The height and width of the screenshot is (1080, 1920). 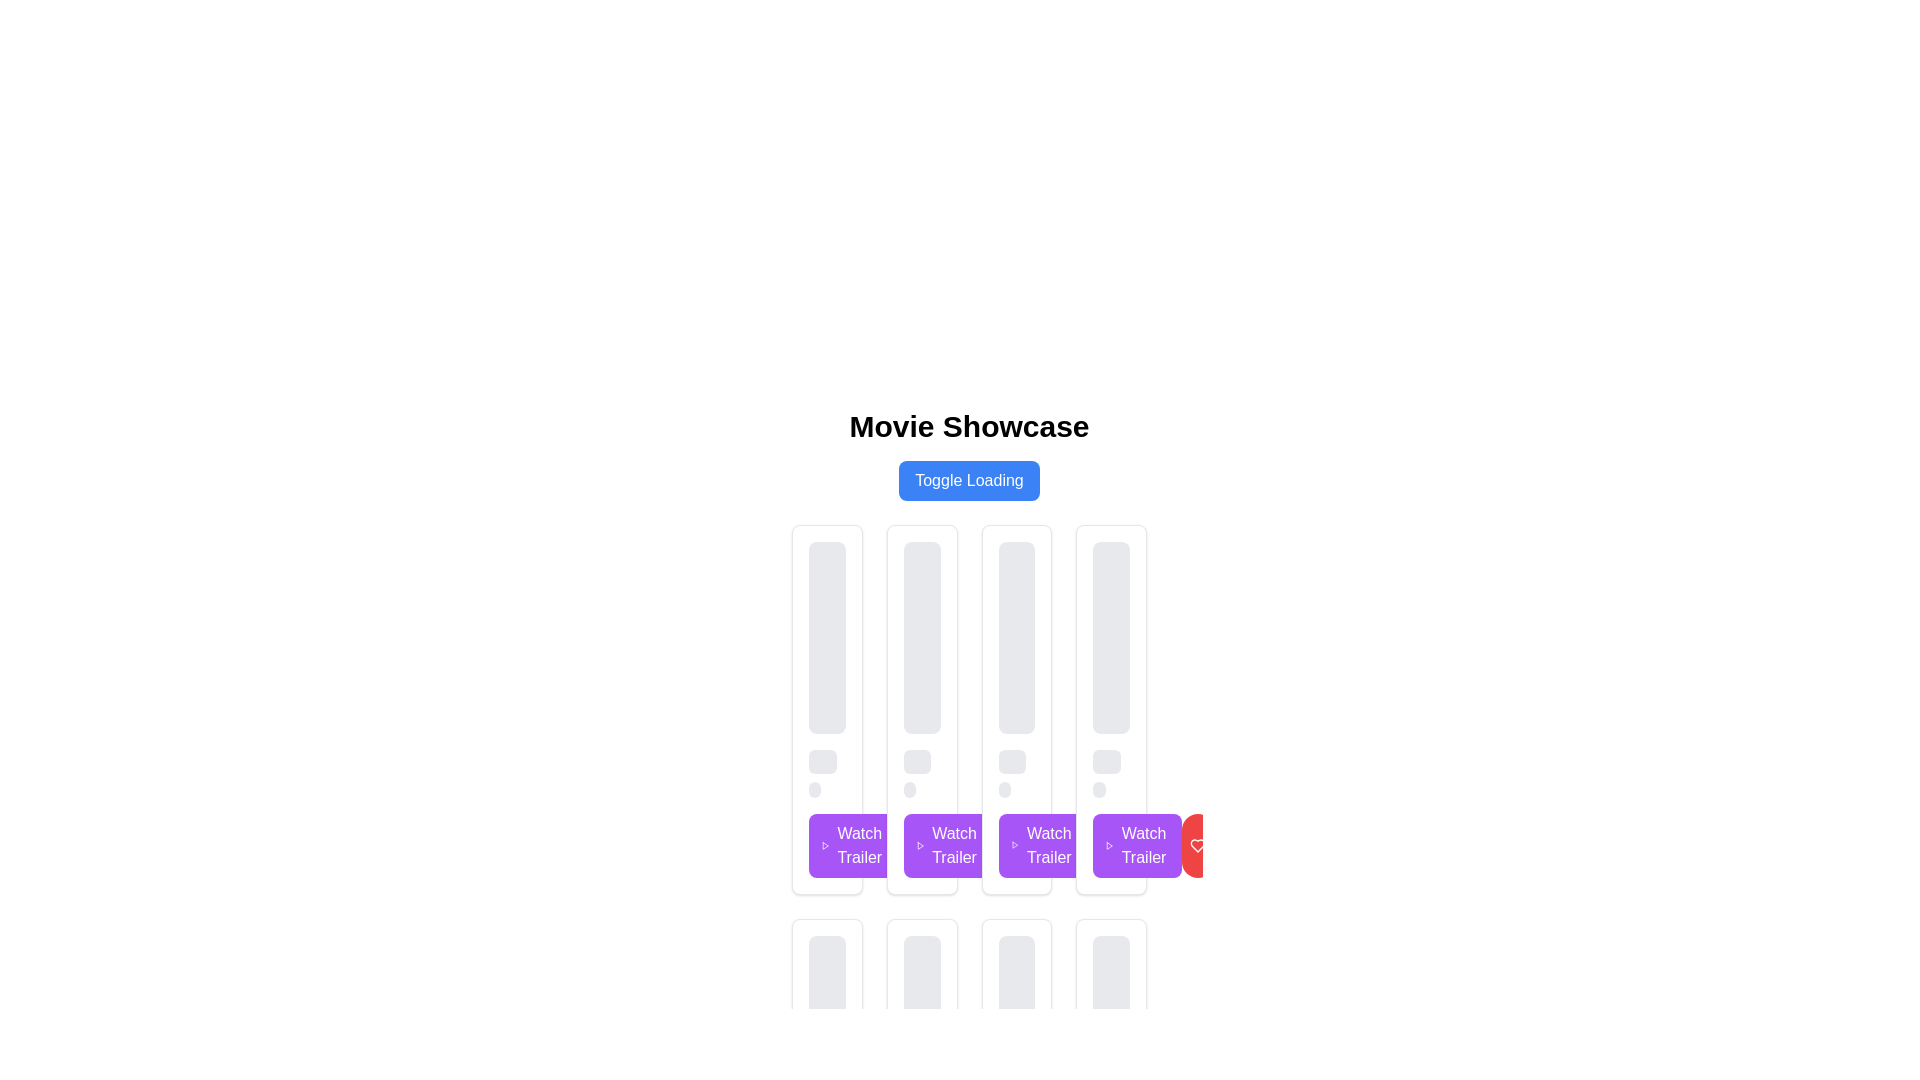 I want to click on the rightmost button in the fourth card to initiate trailer playback, so click(x=1110, y=845).